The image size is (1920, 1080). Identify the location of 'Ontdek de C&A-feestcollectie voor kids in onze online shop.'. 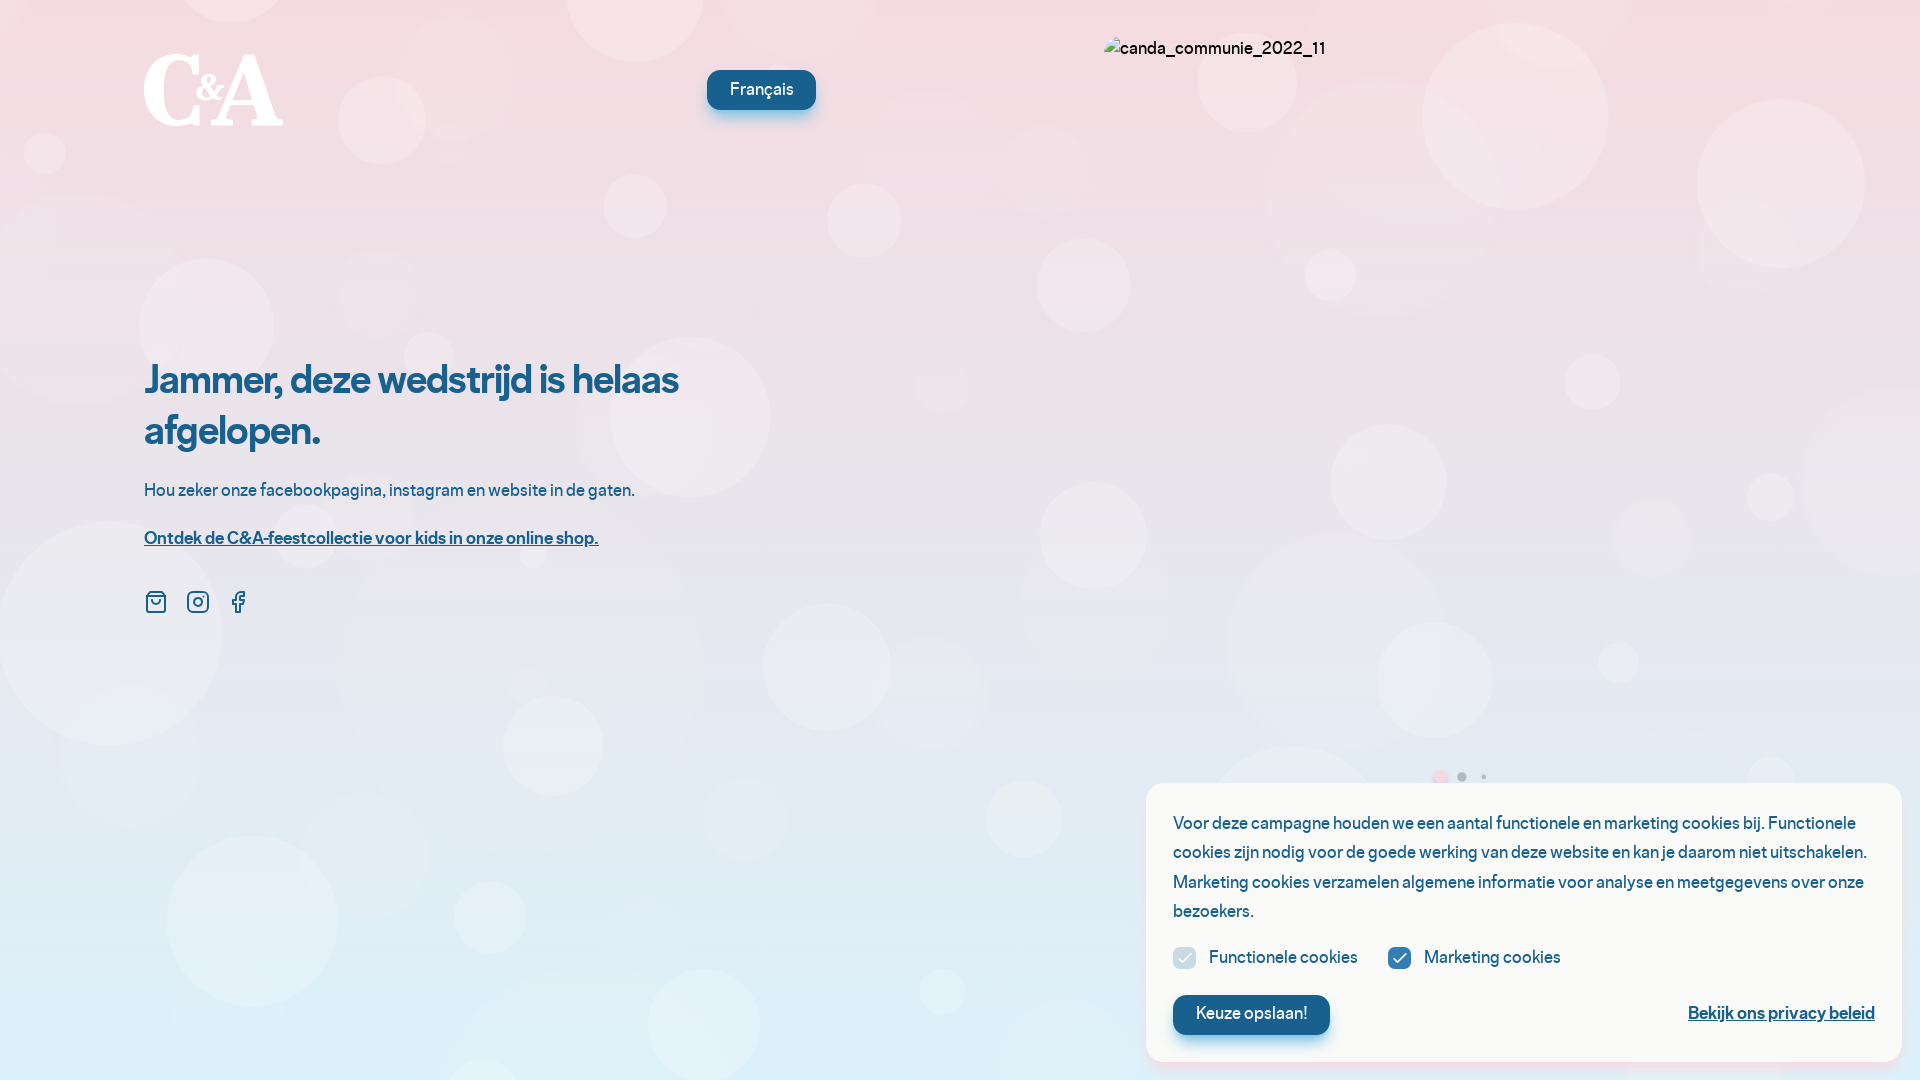
(371, 538).